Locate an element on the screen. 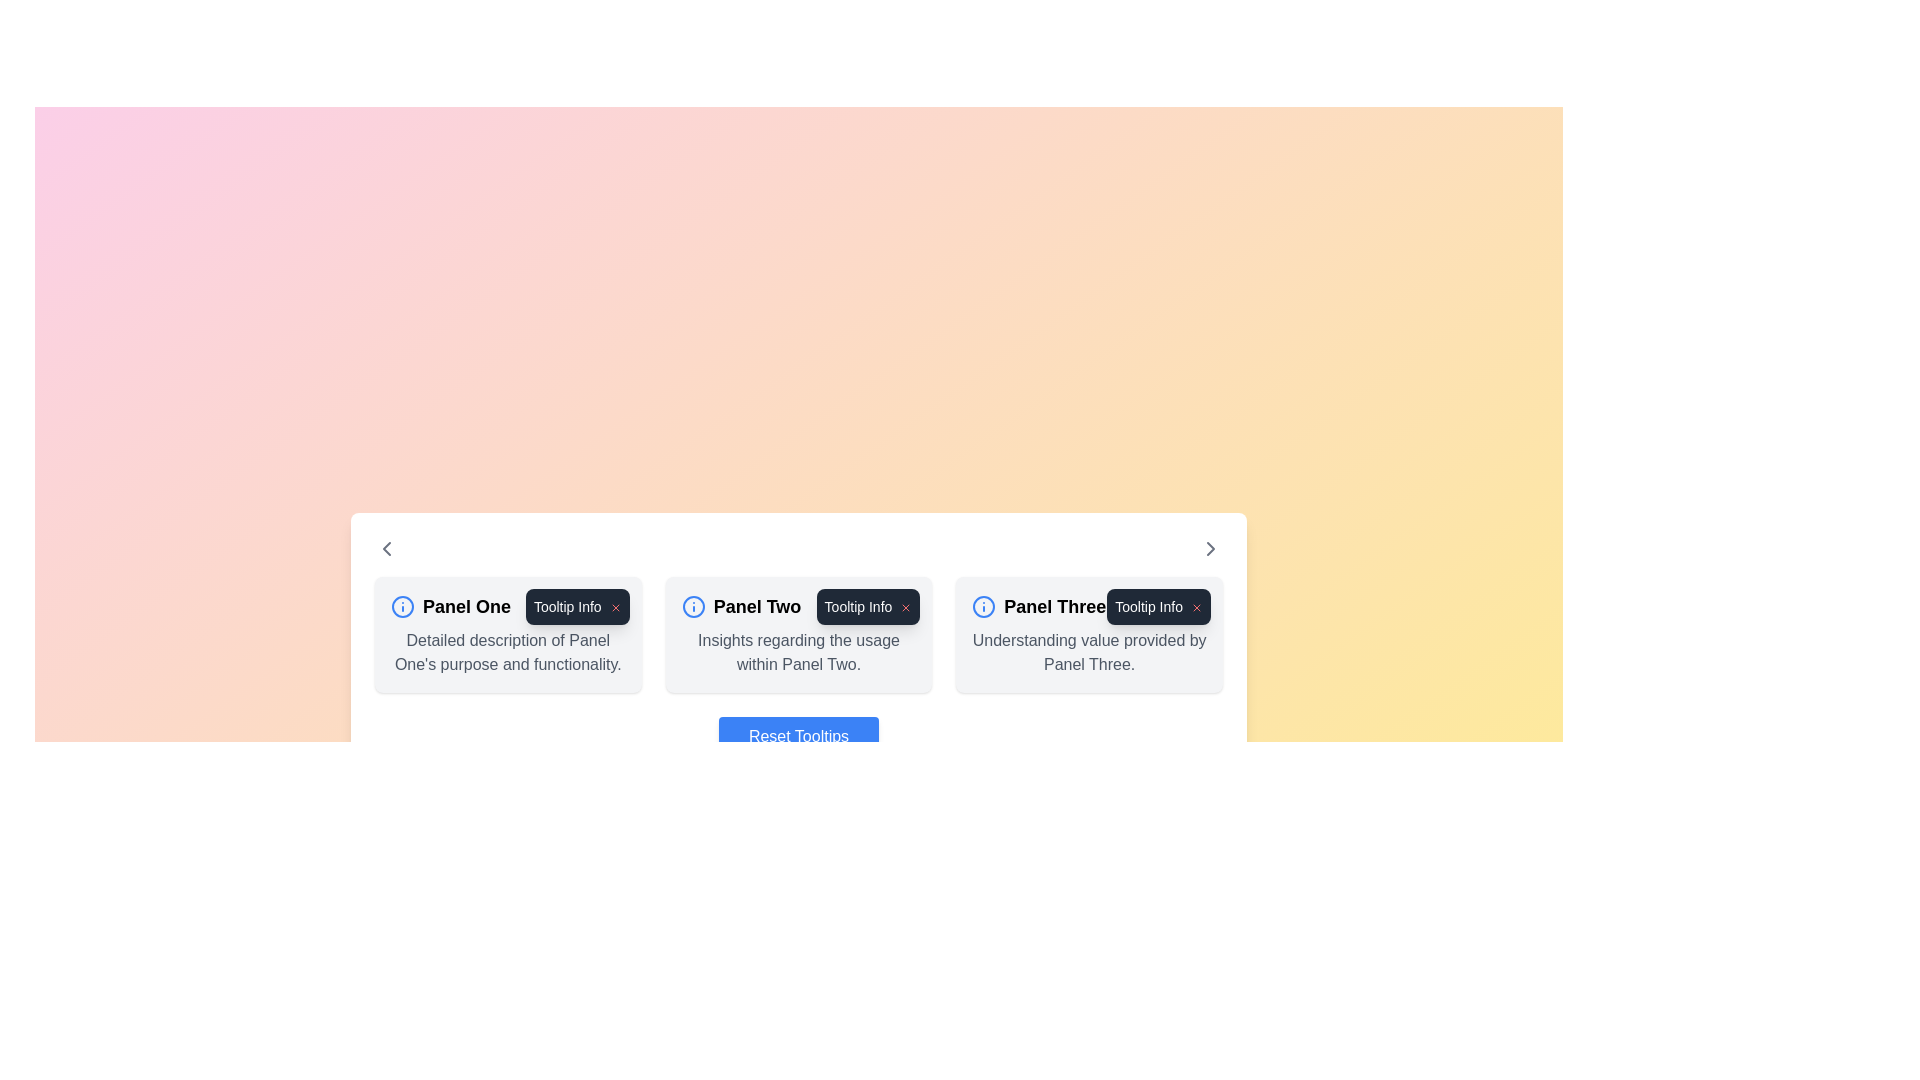  the interactive close button in the top-right corner of the 'Tooltip Info' tooltip associated with 'Panel Three' card is located at coordinates (1196, 605).